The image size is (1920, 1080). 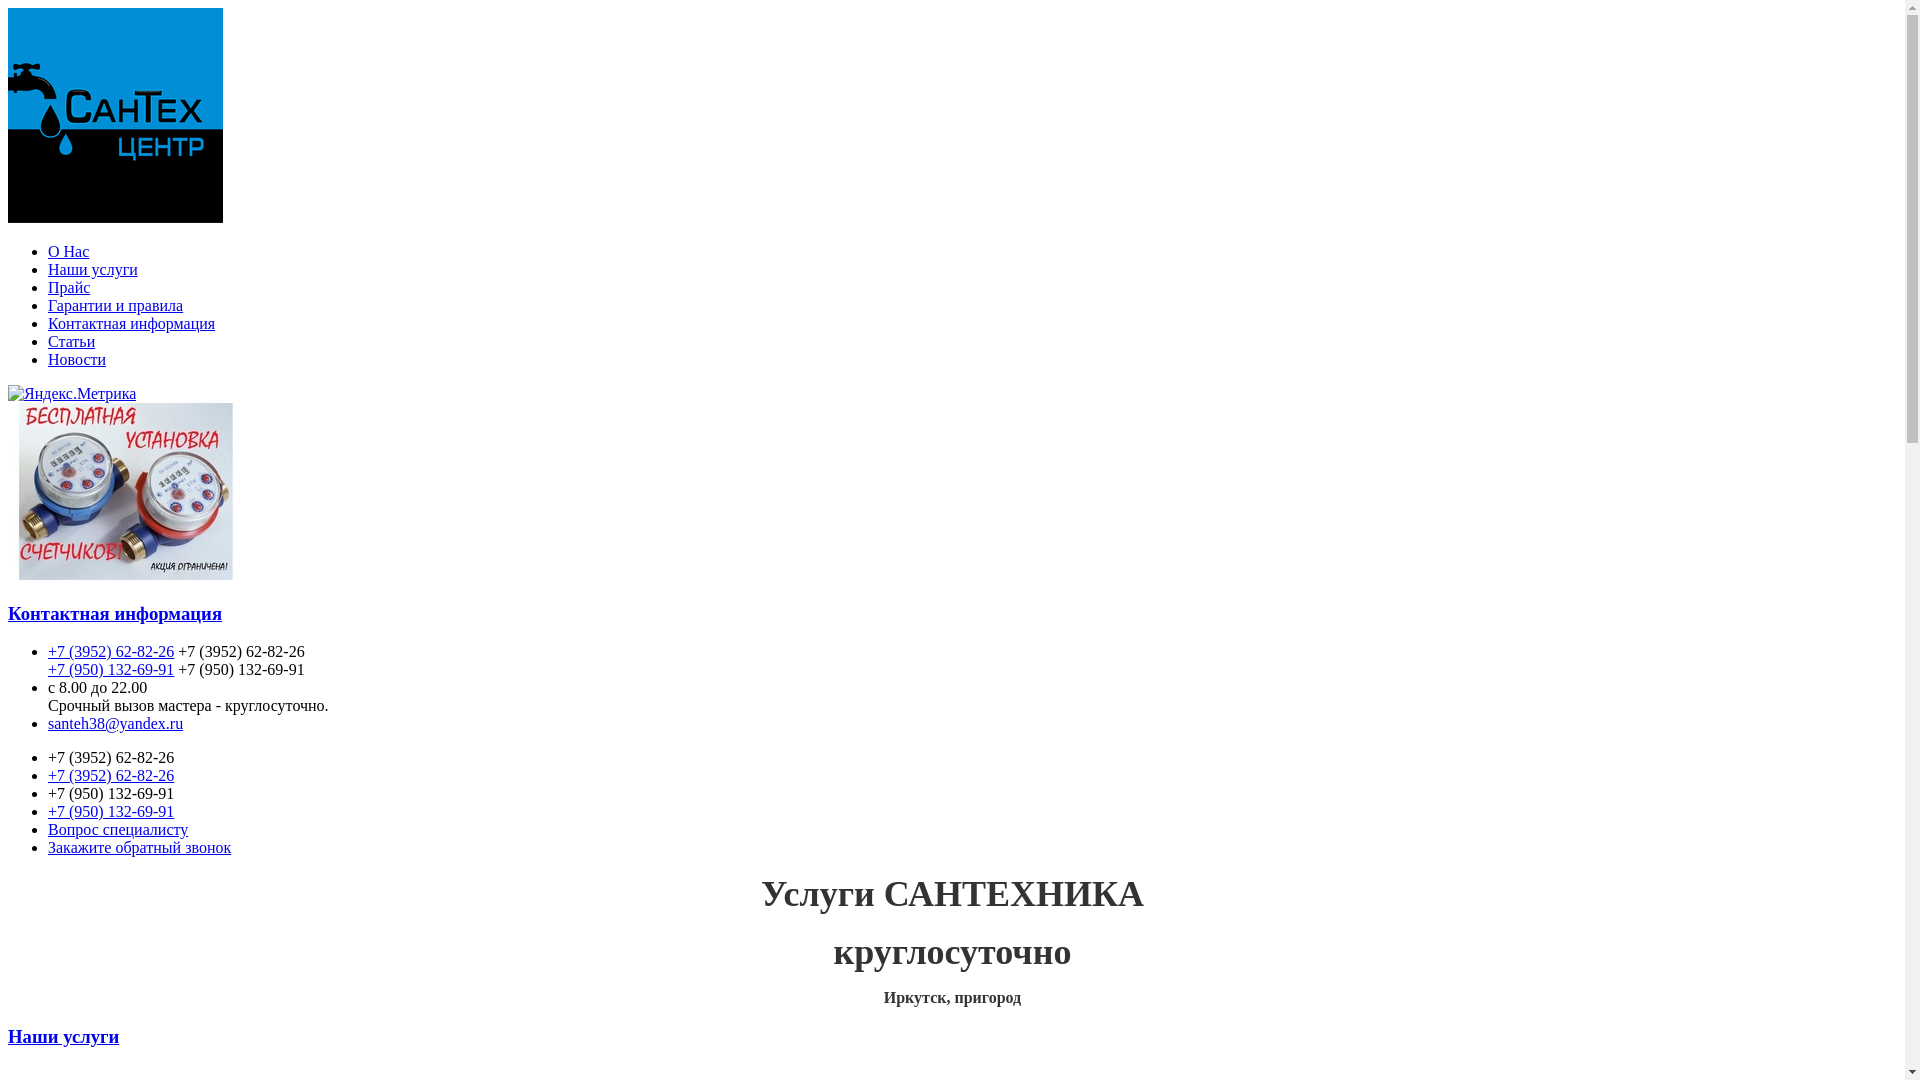 What do you see at coordinates (109, 774) in the screenshot?
I see `'+7 (3952) 62-82-26'` at bounding box center [109, 774].